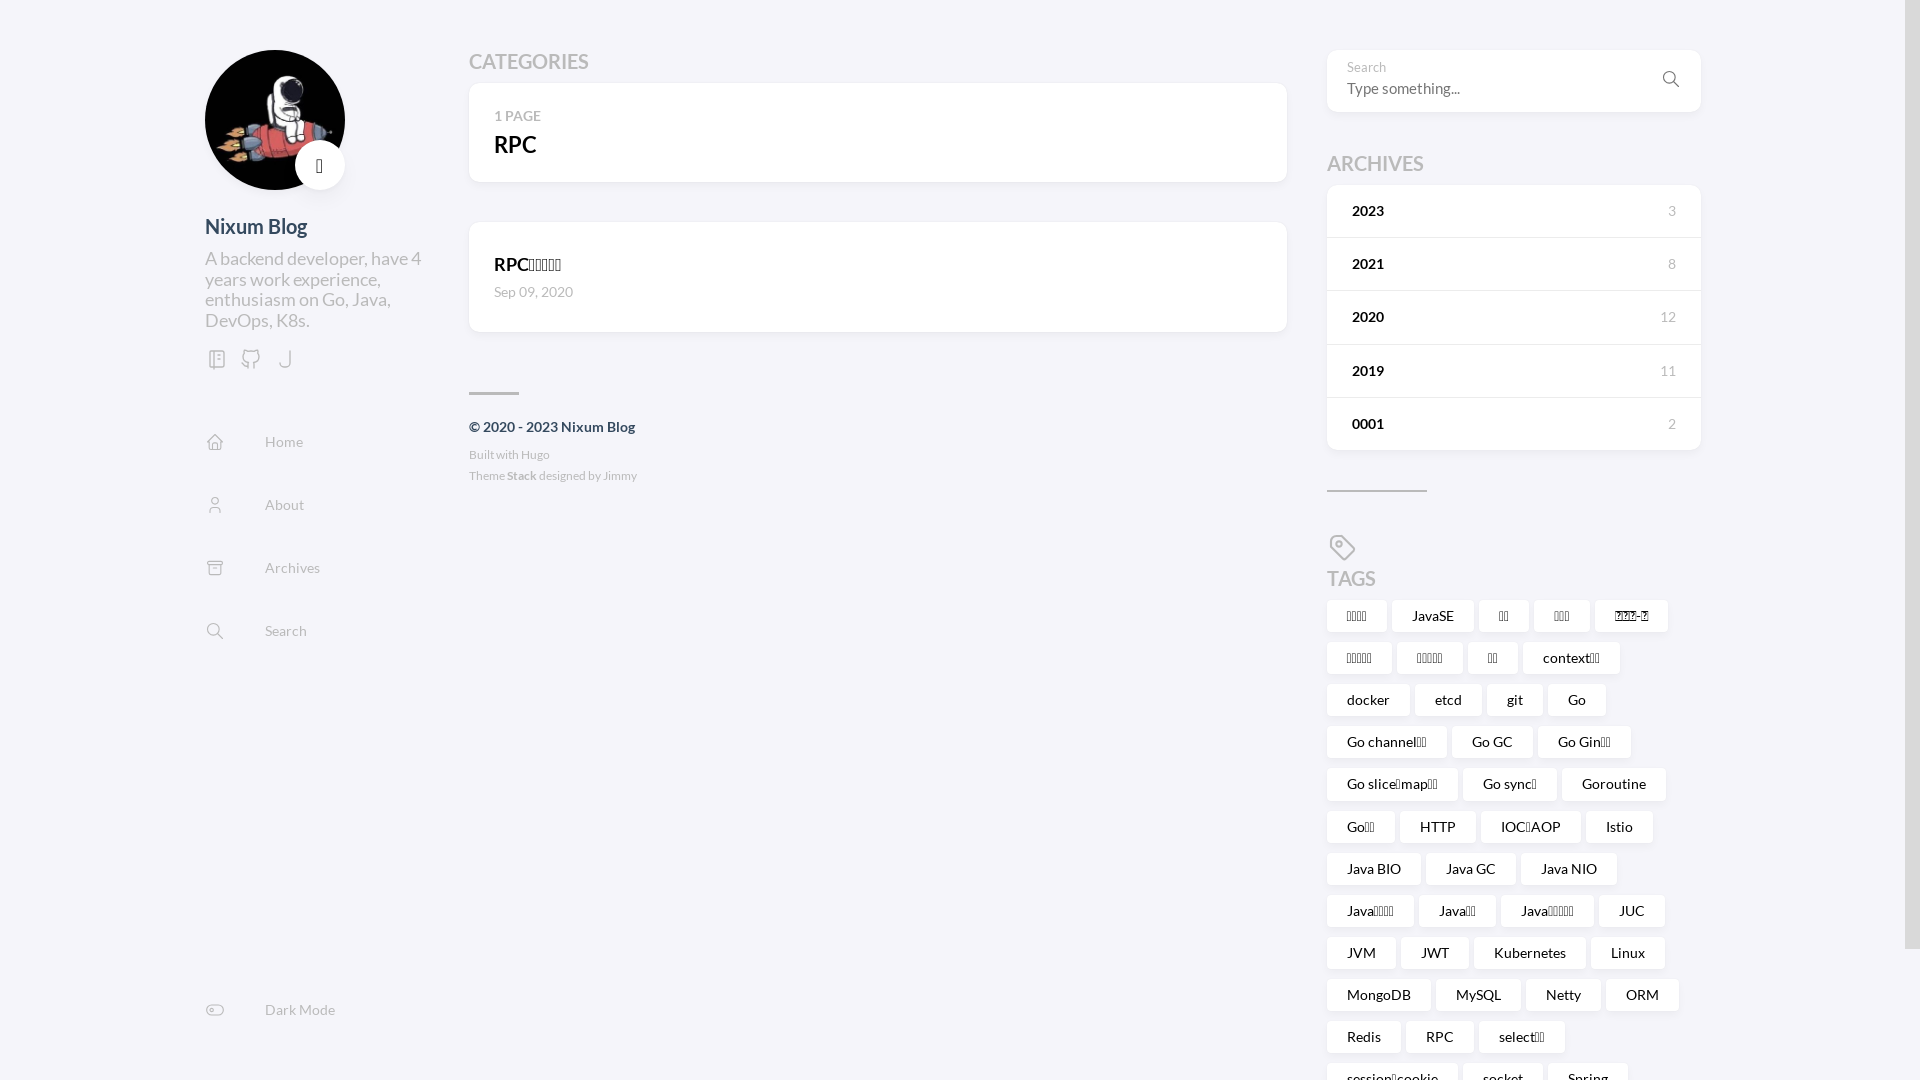  I want to click on '0001, so click(1512, 423).